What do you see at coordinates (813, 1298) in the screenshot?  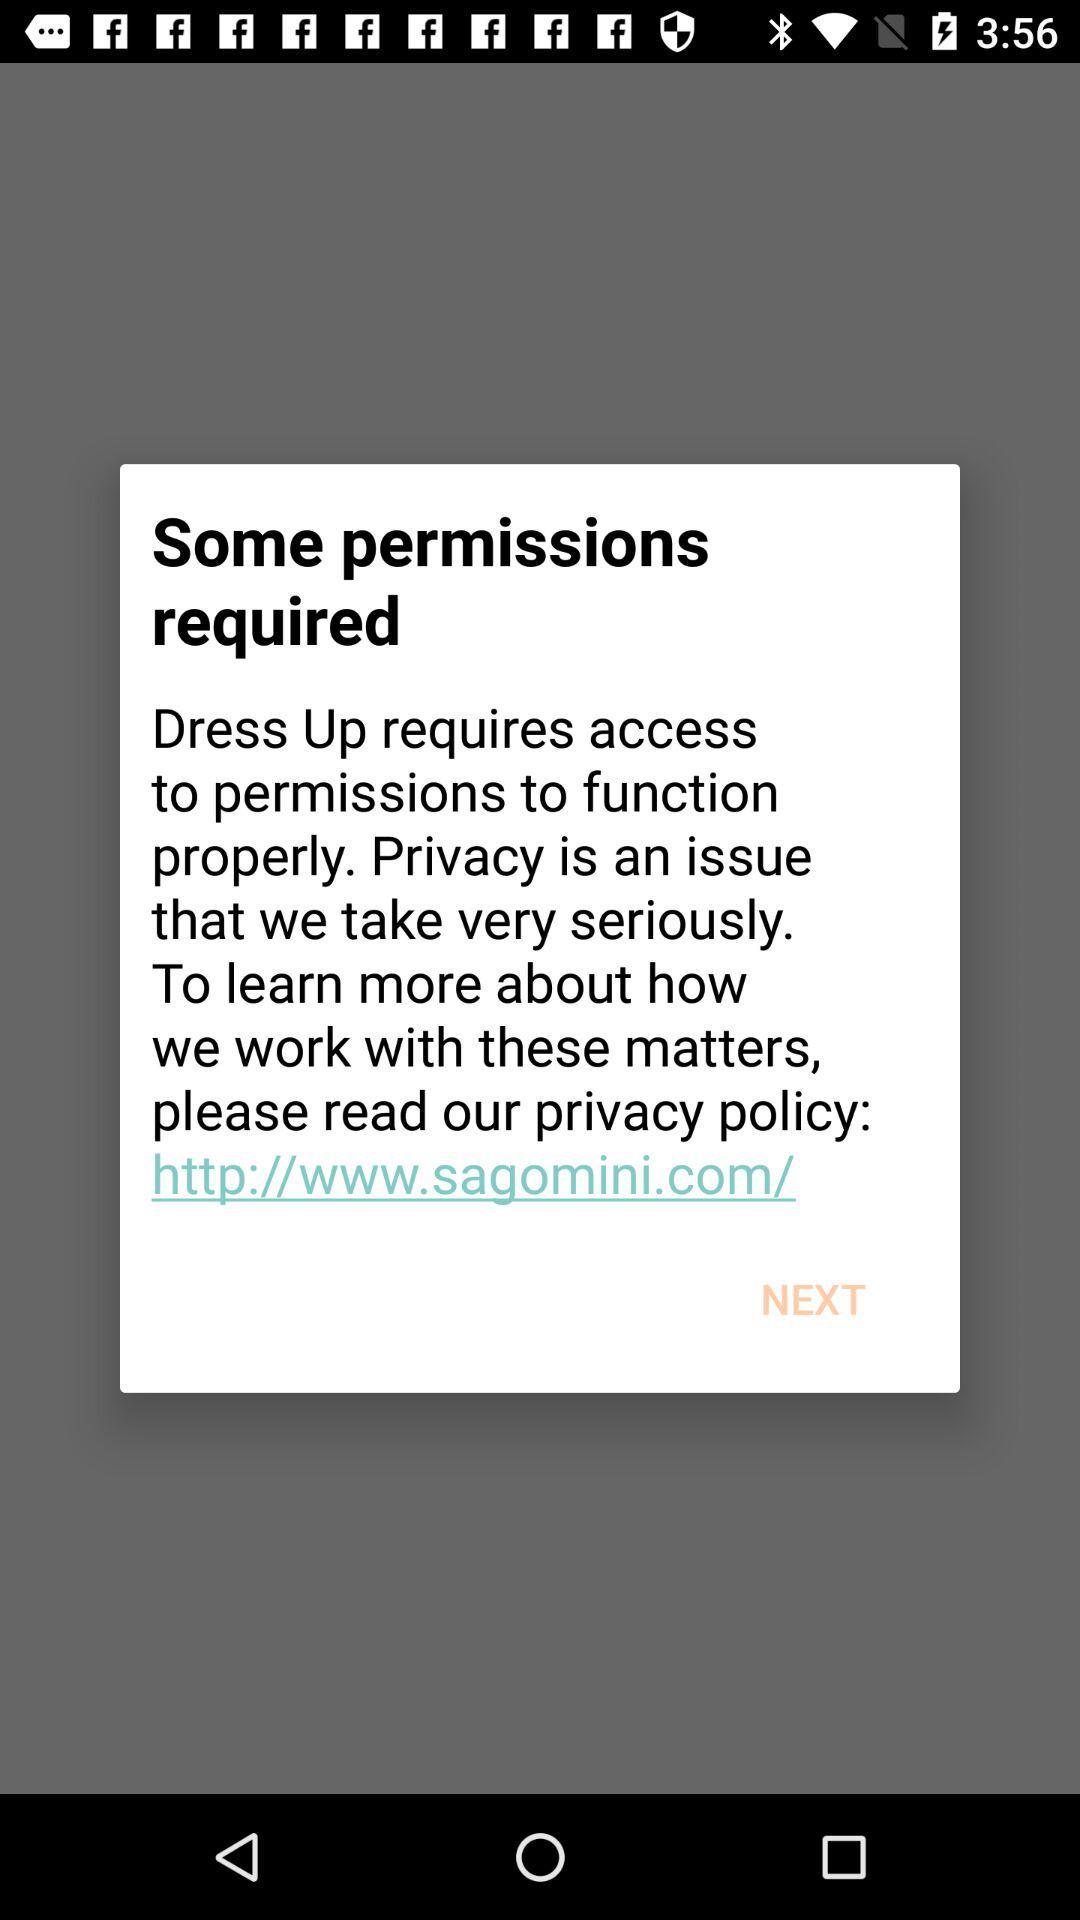 I see `the next at the bottom right corner` at bounding box center [813, 1298].